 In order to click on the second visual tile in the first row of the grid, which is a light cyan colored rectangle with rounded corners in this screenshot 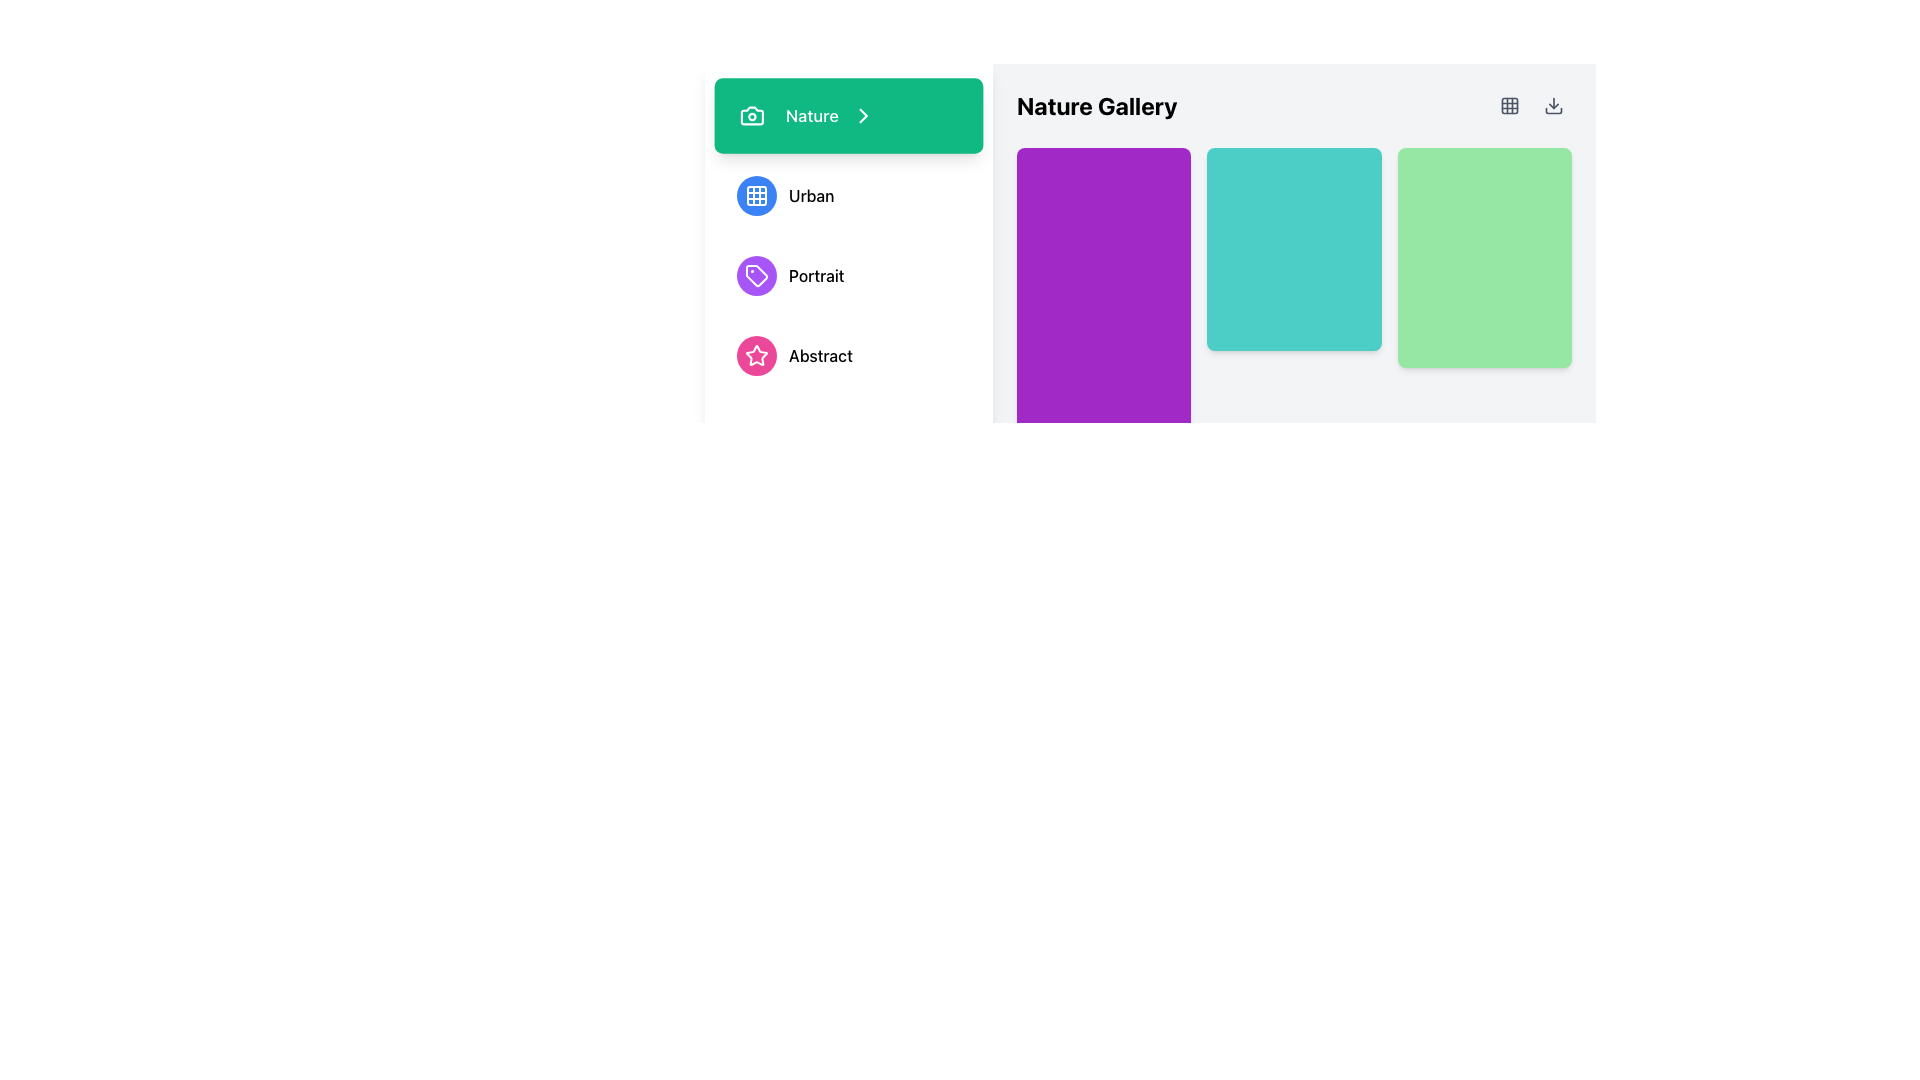, I will do `click(1294, 248)`.